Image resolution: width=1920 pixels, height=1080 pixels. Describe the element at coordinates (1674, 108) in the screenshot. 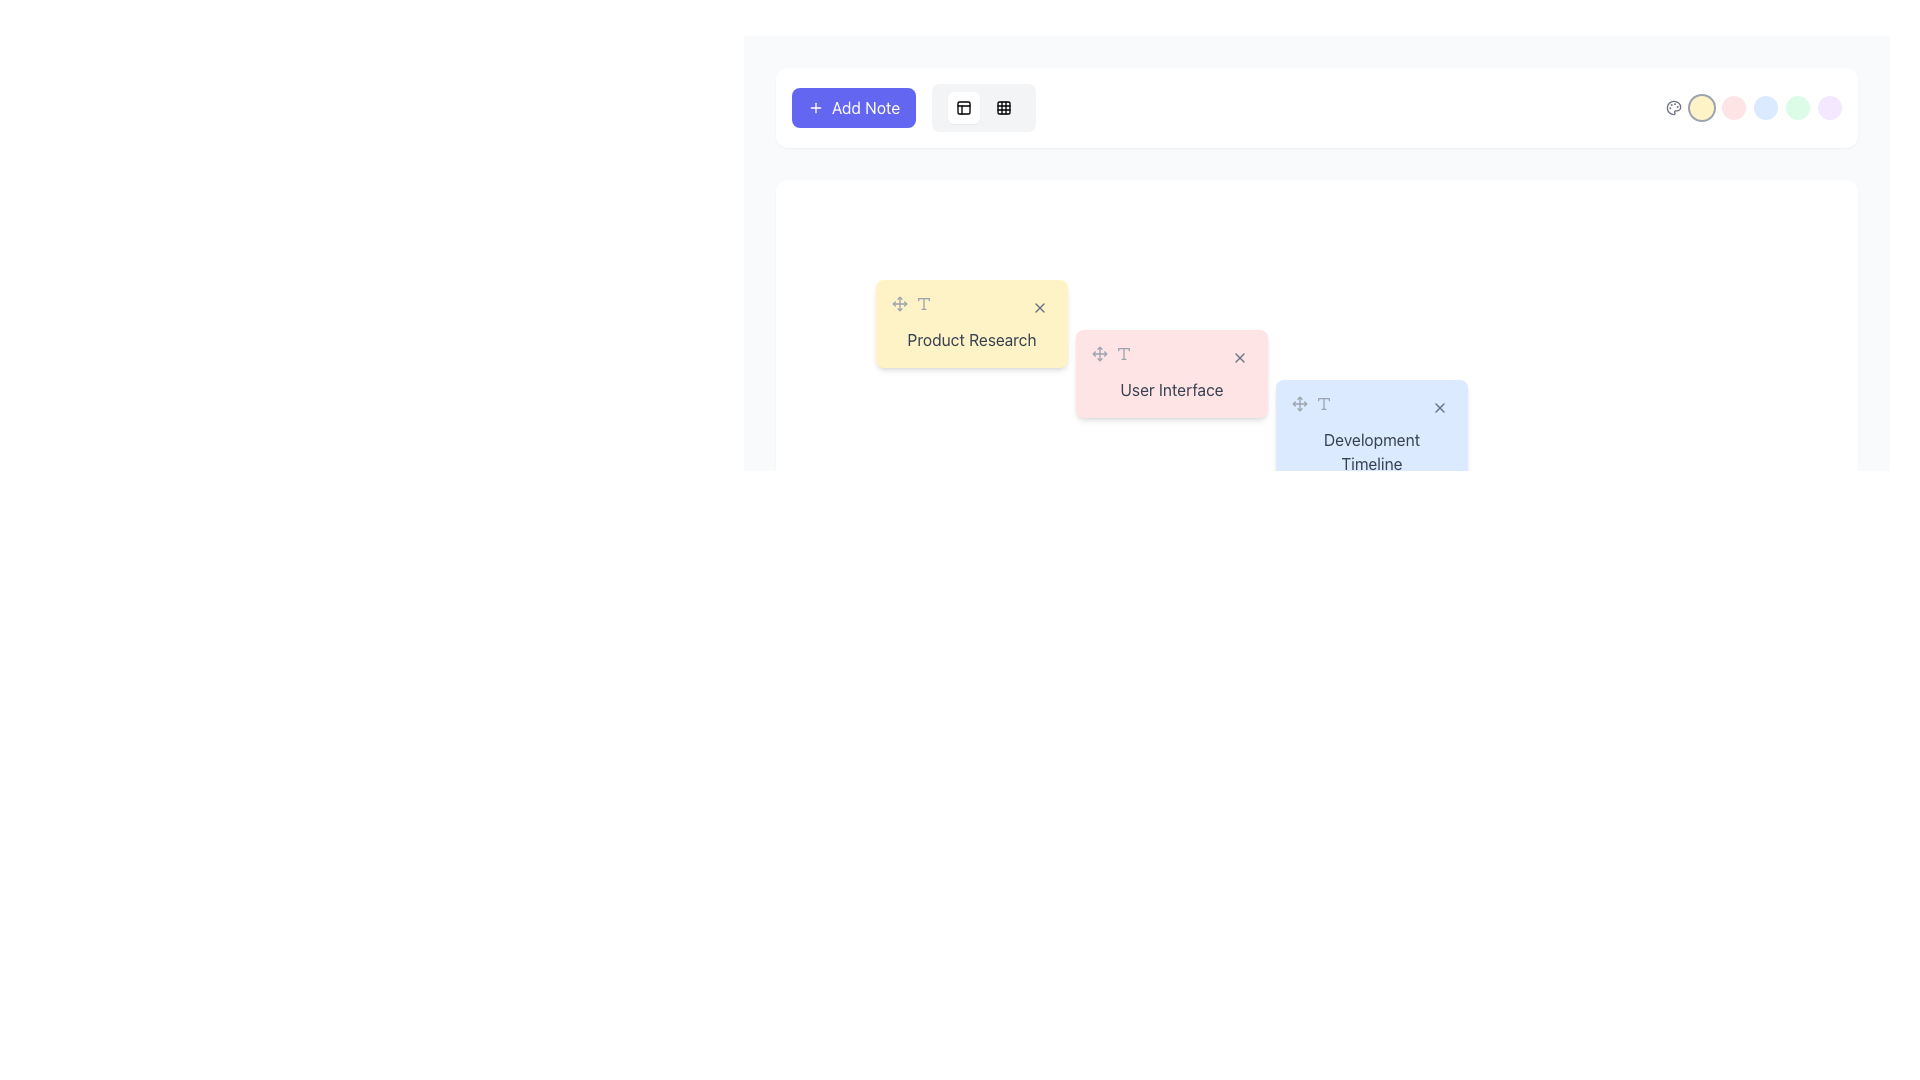

I see `the decorative SVG icon representing a 'palette' or 'color scheme' concept, which is the first element on the left within a row of circular, colored indicators located in the top-right region of the interface` at that location.